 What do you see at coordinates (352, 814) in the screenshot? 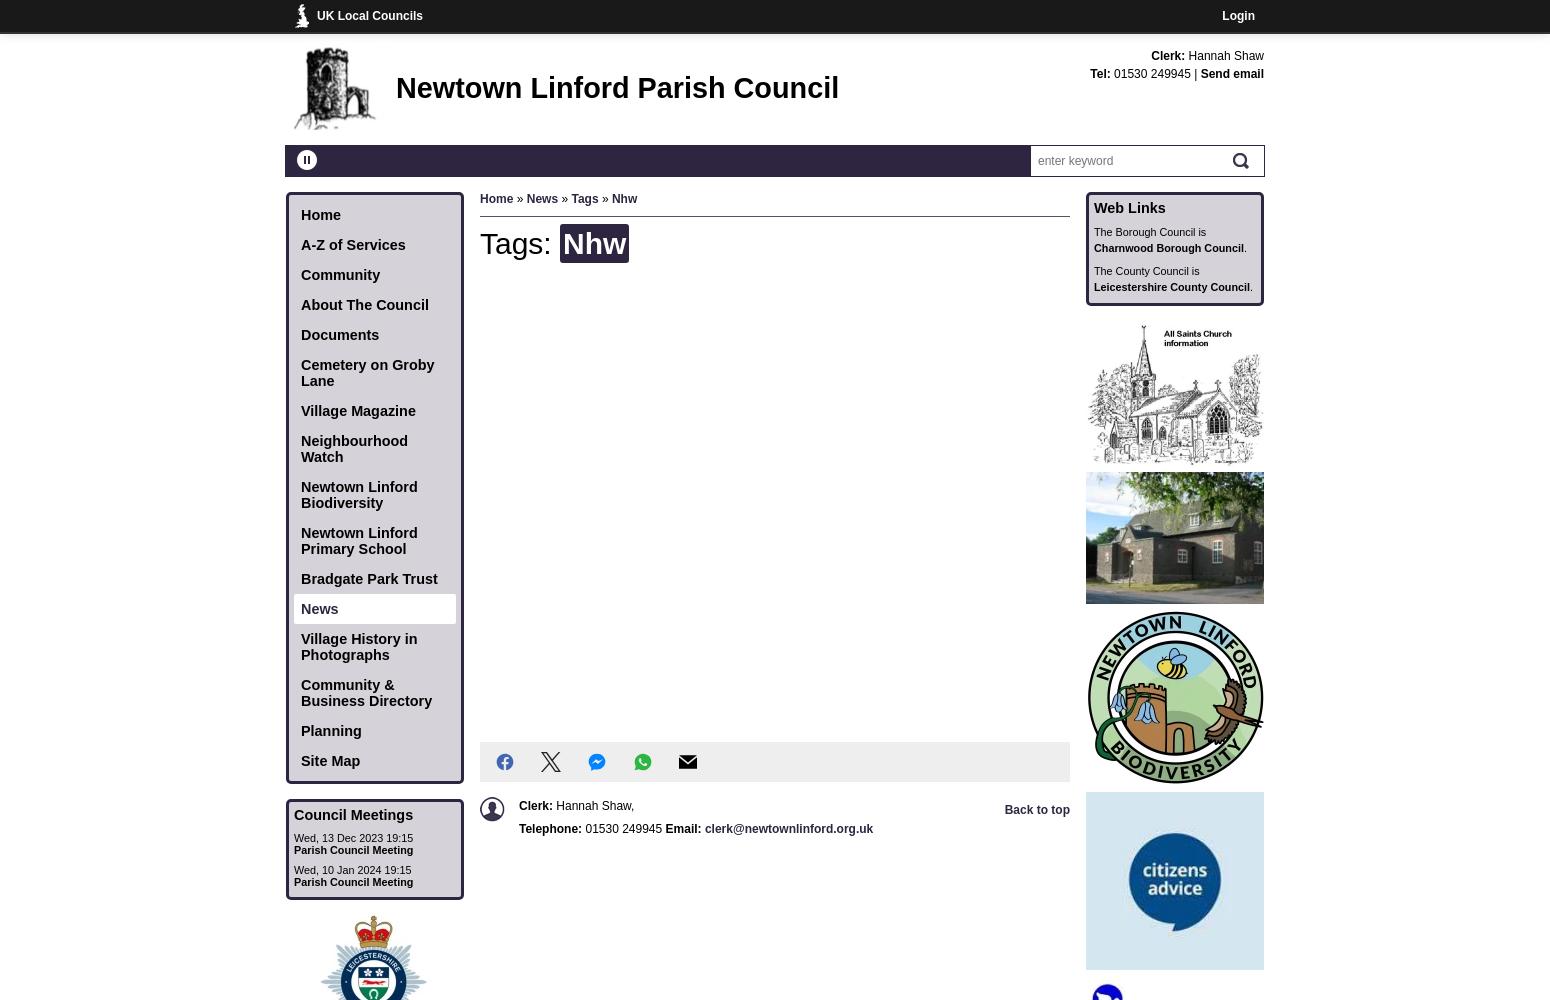
I see `'Council Meetings'` at bounding box center [352, 814].